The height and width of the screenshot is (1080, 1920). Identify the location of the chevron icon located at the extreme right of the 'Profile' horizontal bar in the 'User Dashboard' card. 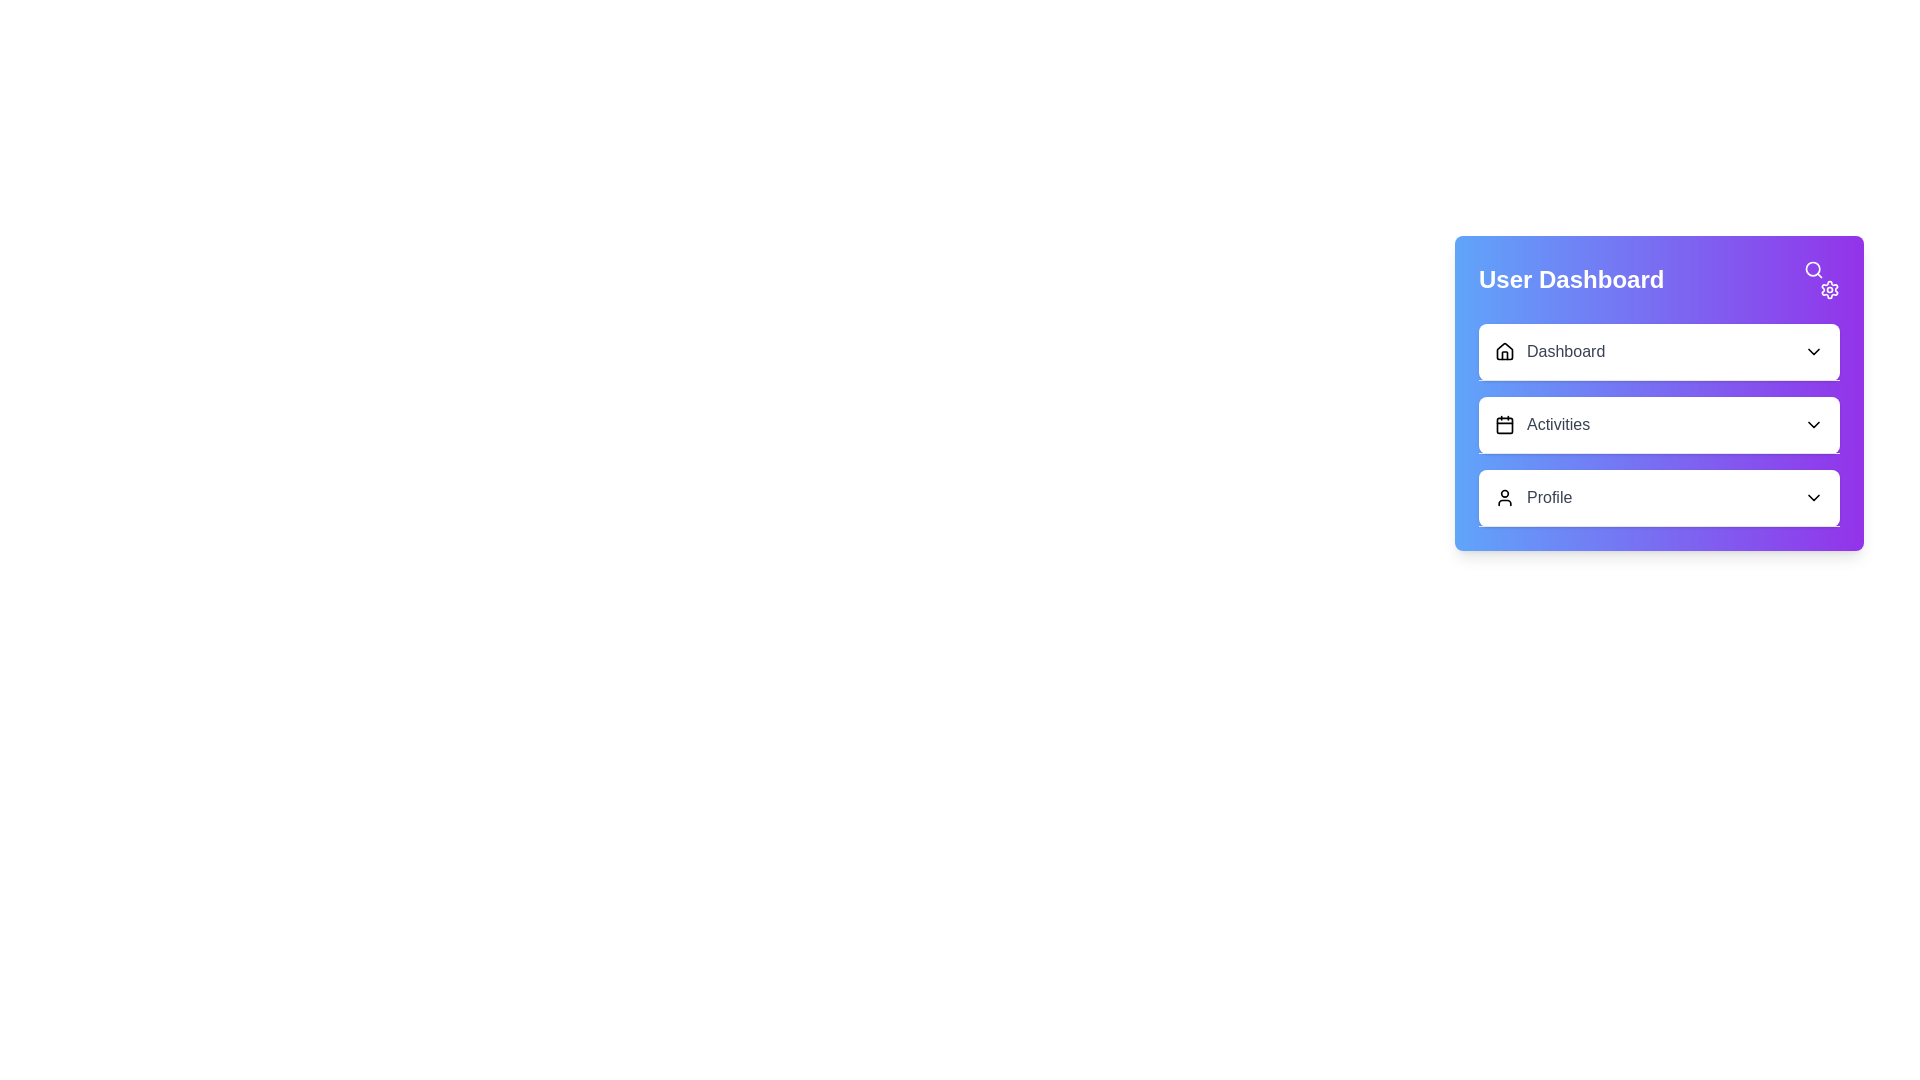
(1814, 496).